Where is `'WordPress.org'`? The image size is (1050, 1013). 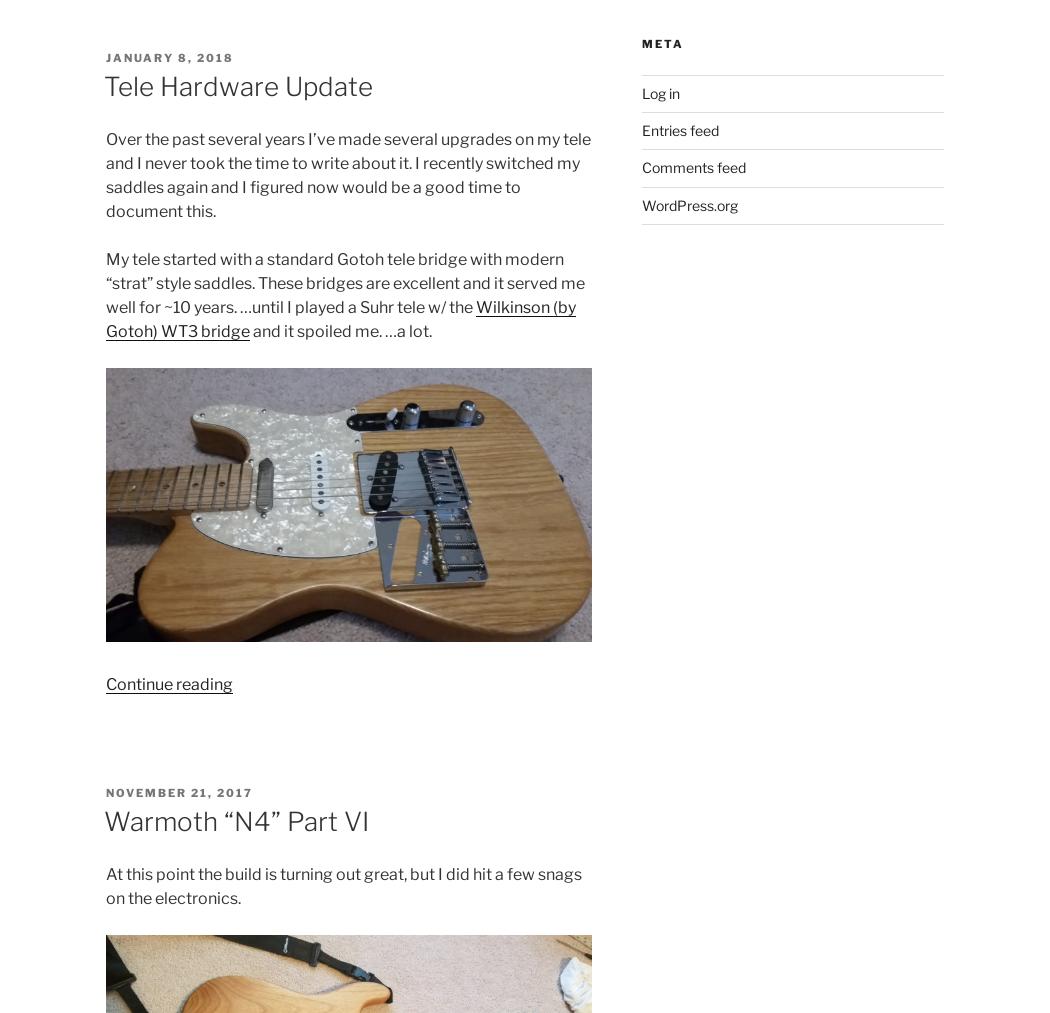
'WordPress.org' is located at coordinates (689, 203).